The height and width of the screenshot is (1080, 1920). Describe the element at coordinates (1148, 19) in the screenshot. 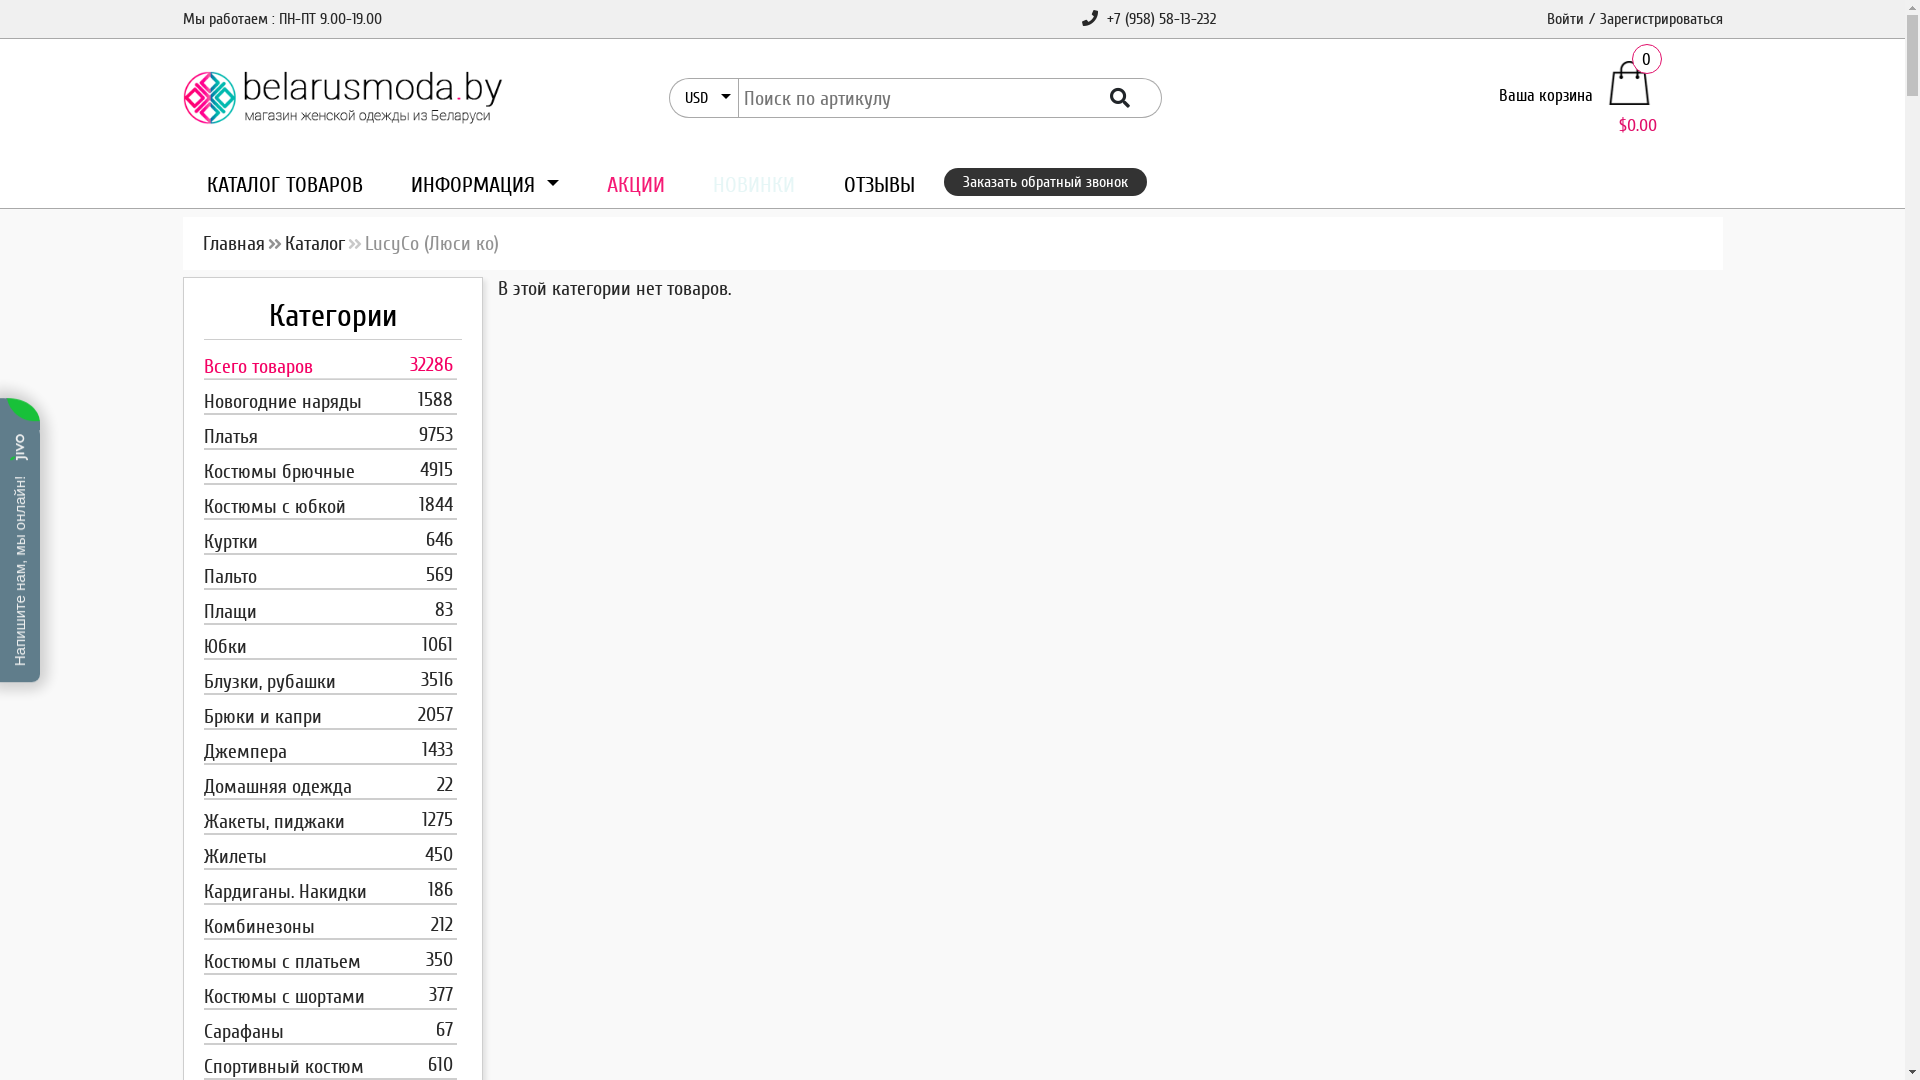

I see `'+7 (958) 58-13-232'` at that location.